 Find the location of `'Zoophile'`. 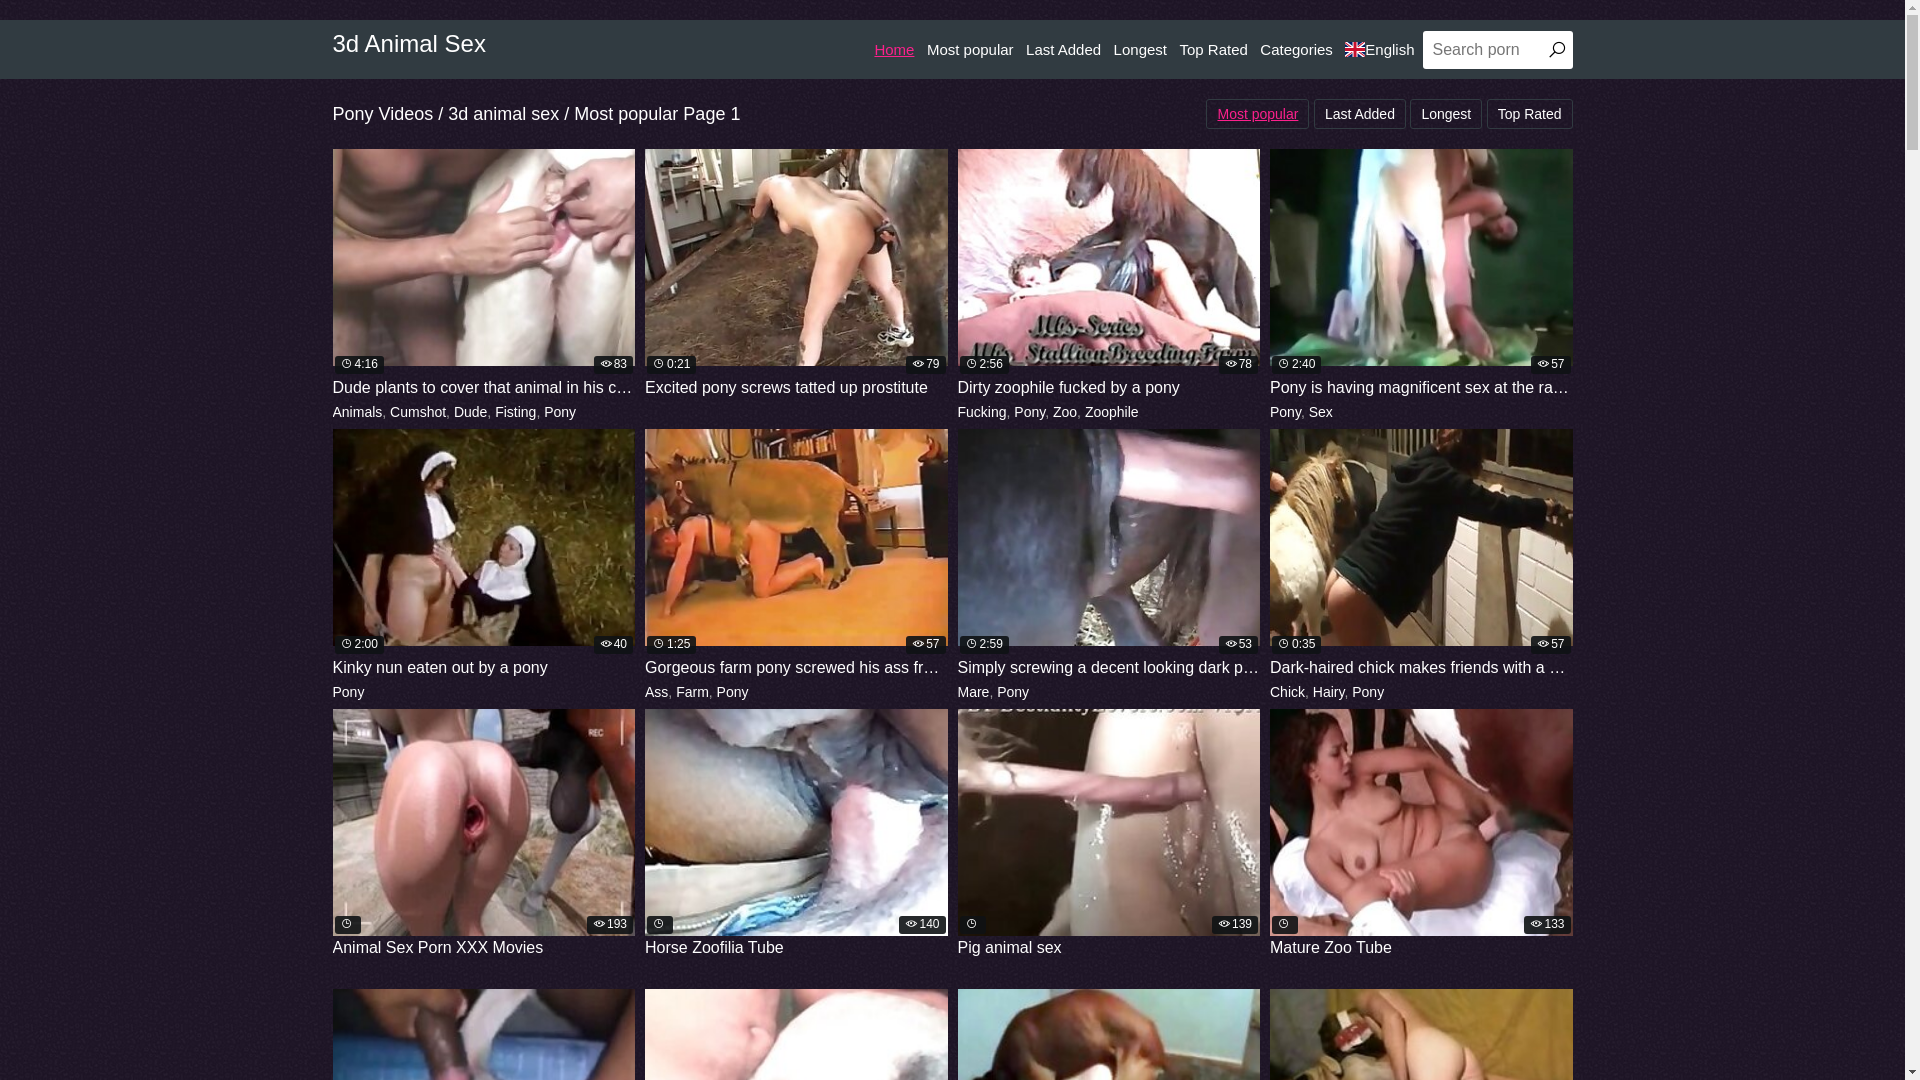

'Zoophile' is located at coordinates (1111, 411).